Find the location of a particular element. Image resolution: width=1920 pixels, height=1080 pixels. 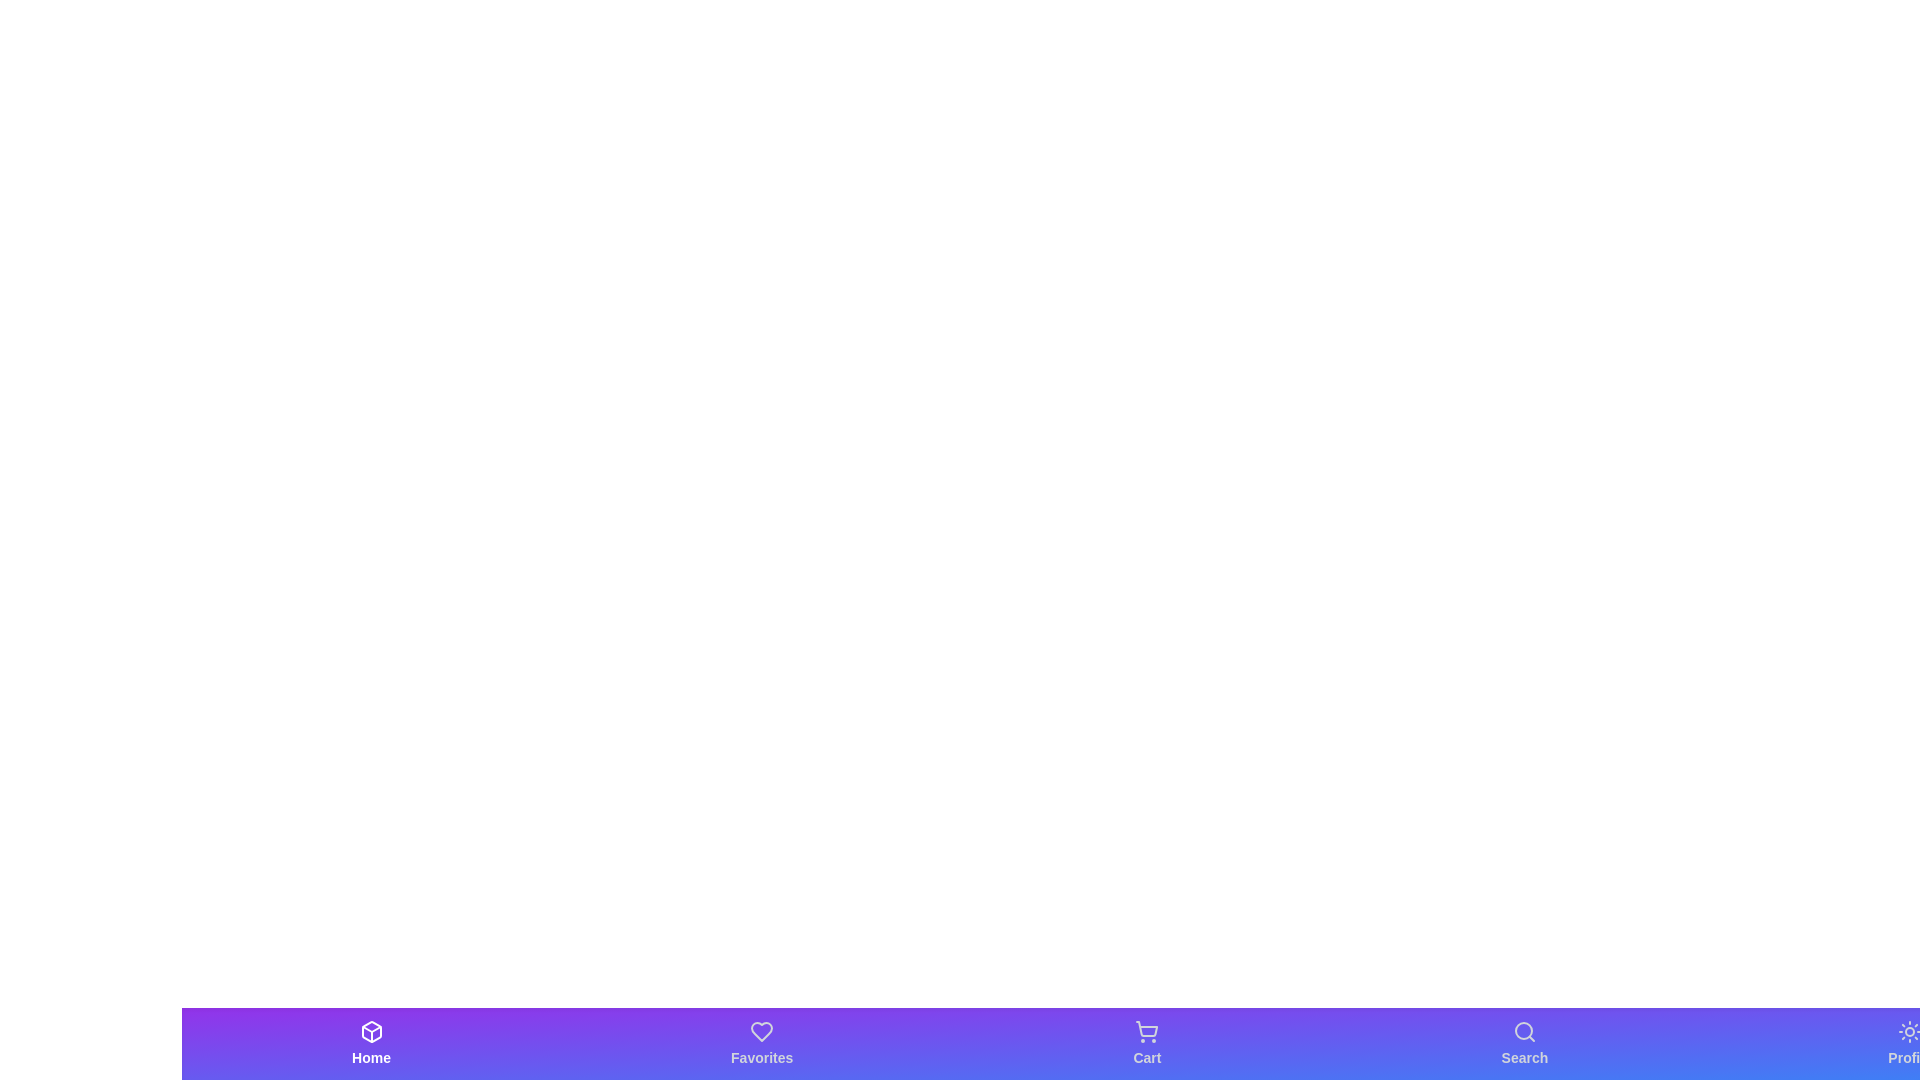

the Profile tab in the bottom bar is located at coordinates (1909, 1043).